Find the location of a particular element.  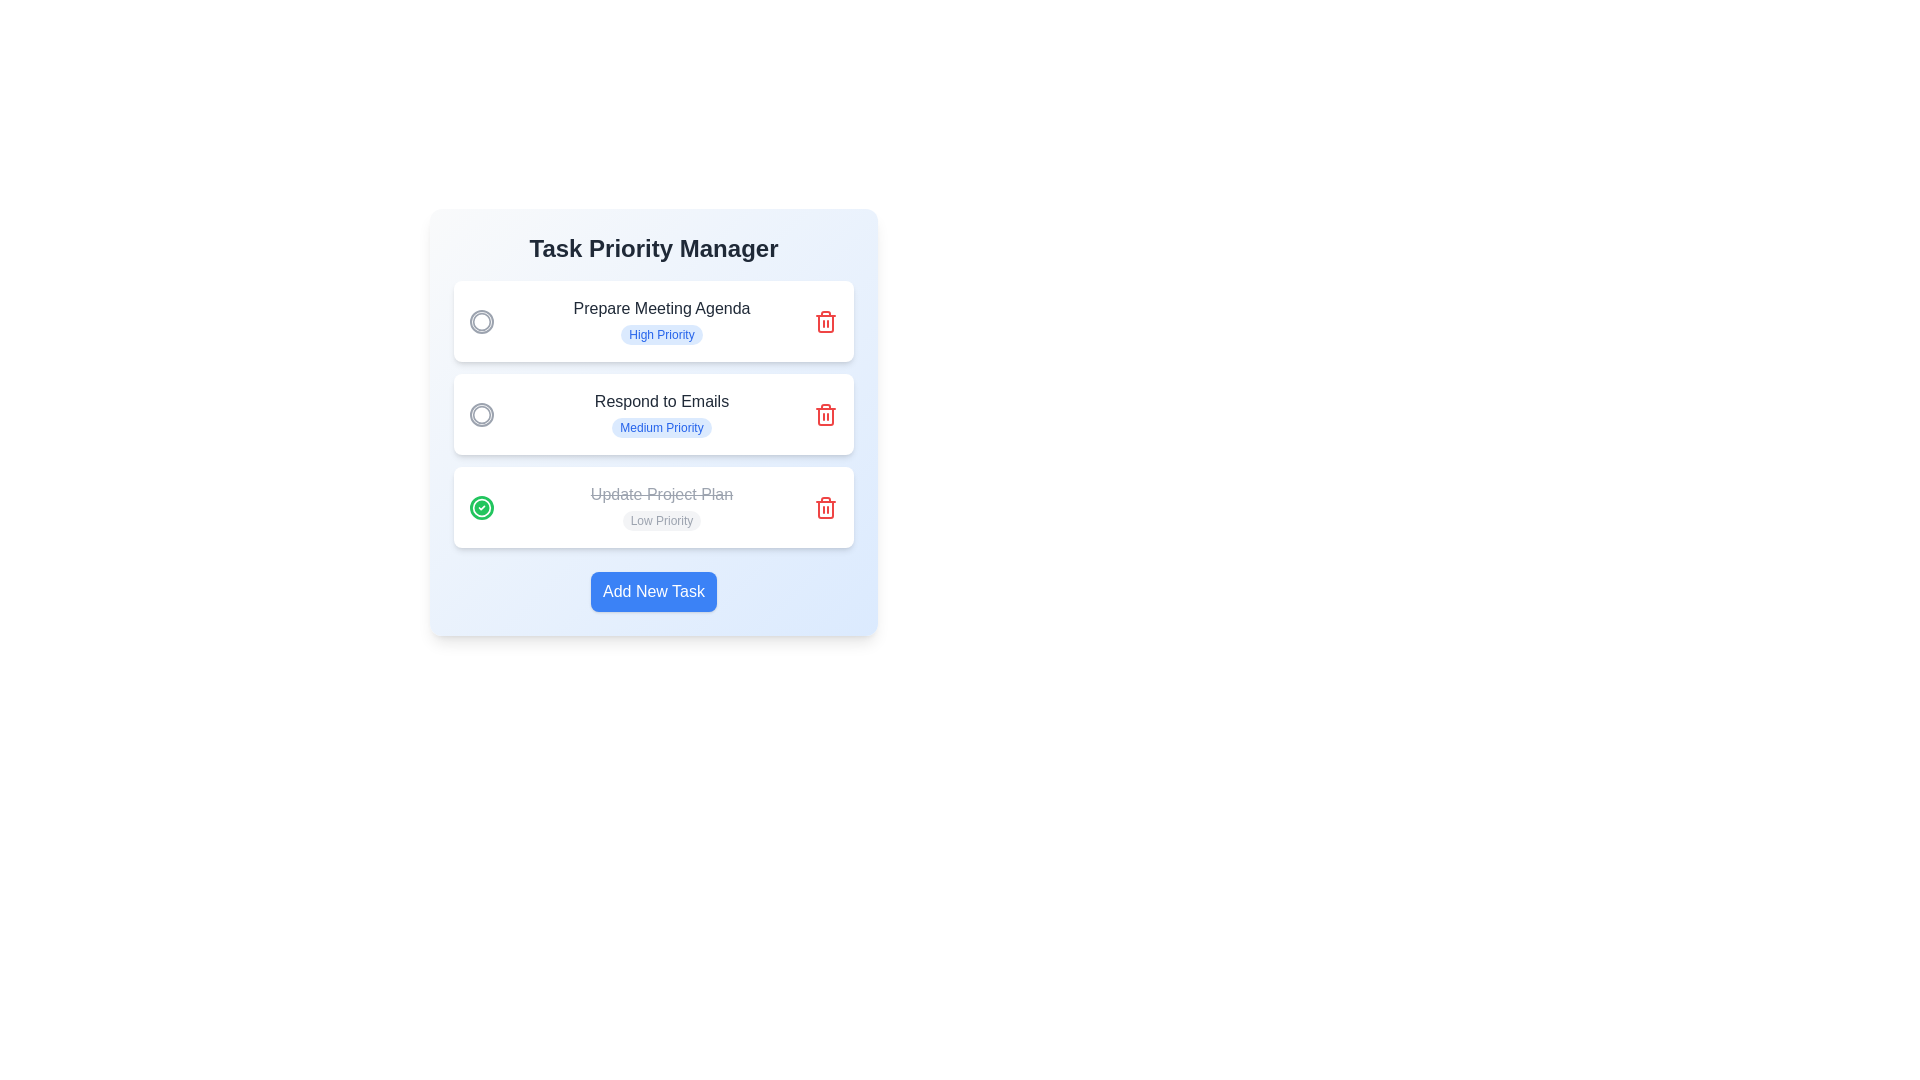

the decorative circle element representing the task status for 'Update Project Plan', located at the lower task item in the interface layout is located at coordinates (481, 505).